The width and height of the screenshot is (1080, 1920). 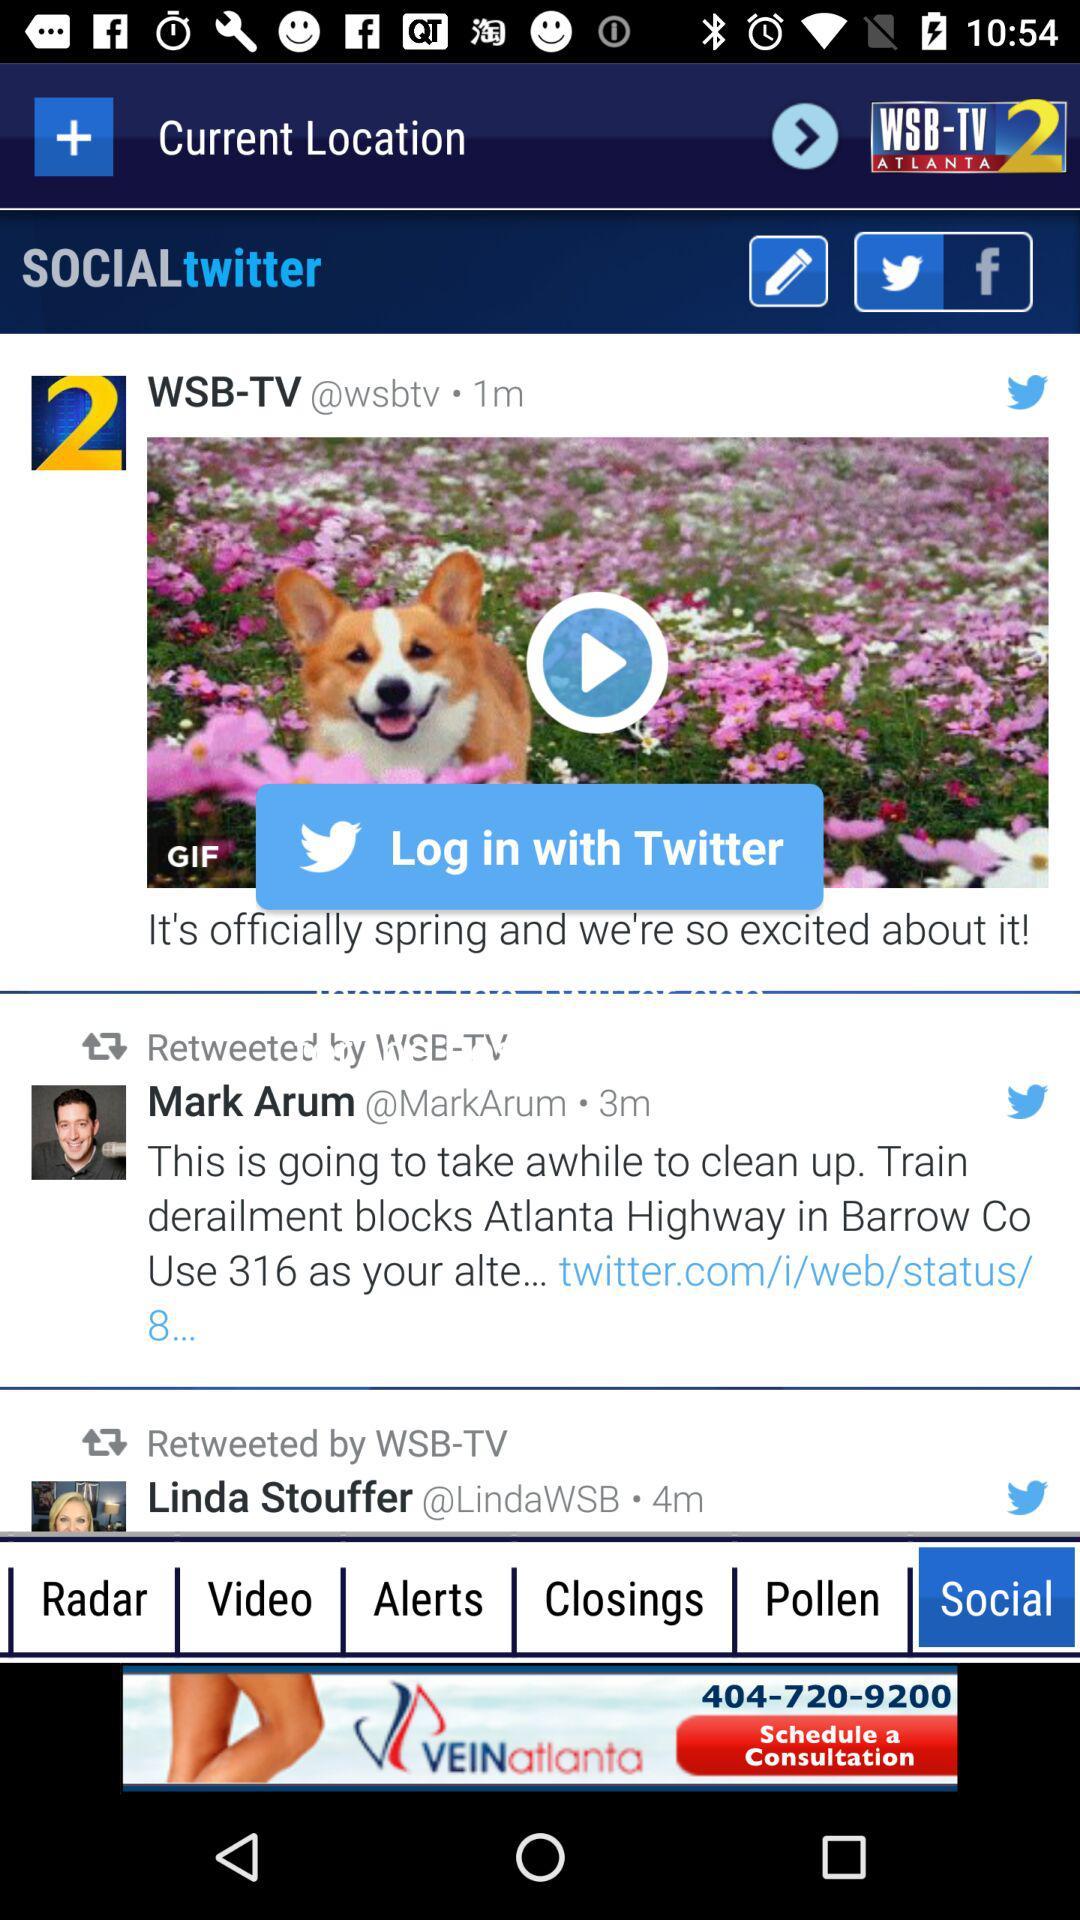 What do you see at coordinates (787, 270) in the screenshot?
I see `the edit icon` at bounding box center [787, 270].